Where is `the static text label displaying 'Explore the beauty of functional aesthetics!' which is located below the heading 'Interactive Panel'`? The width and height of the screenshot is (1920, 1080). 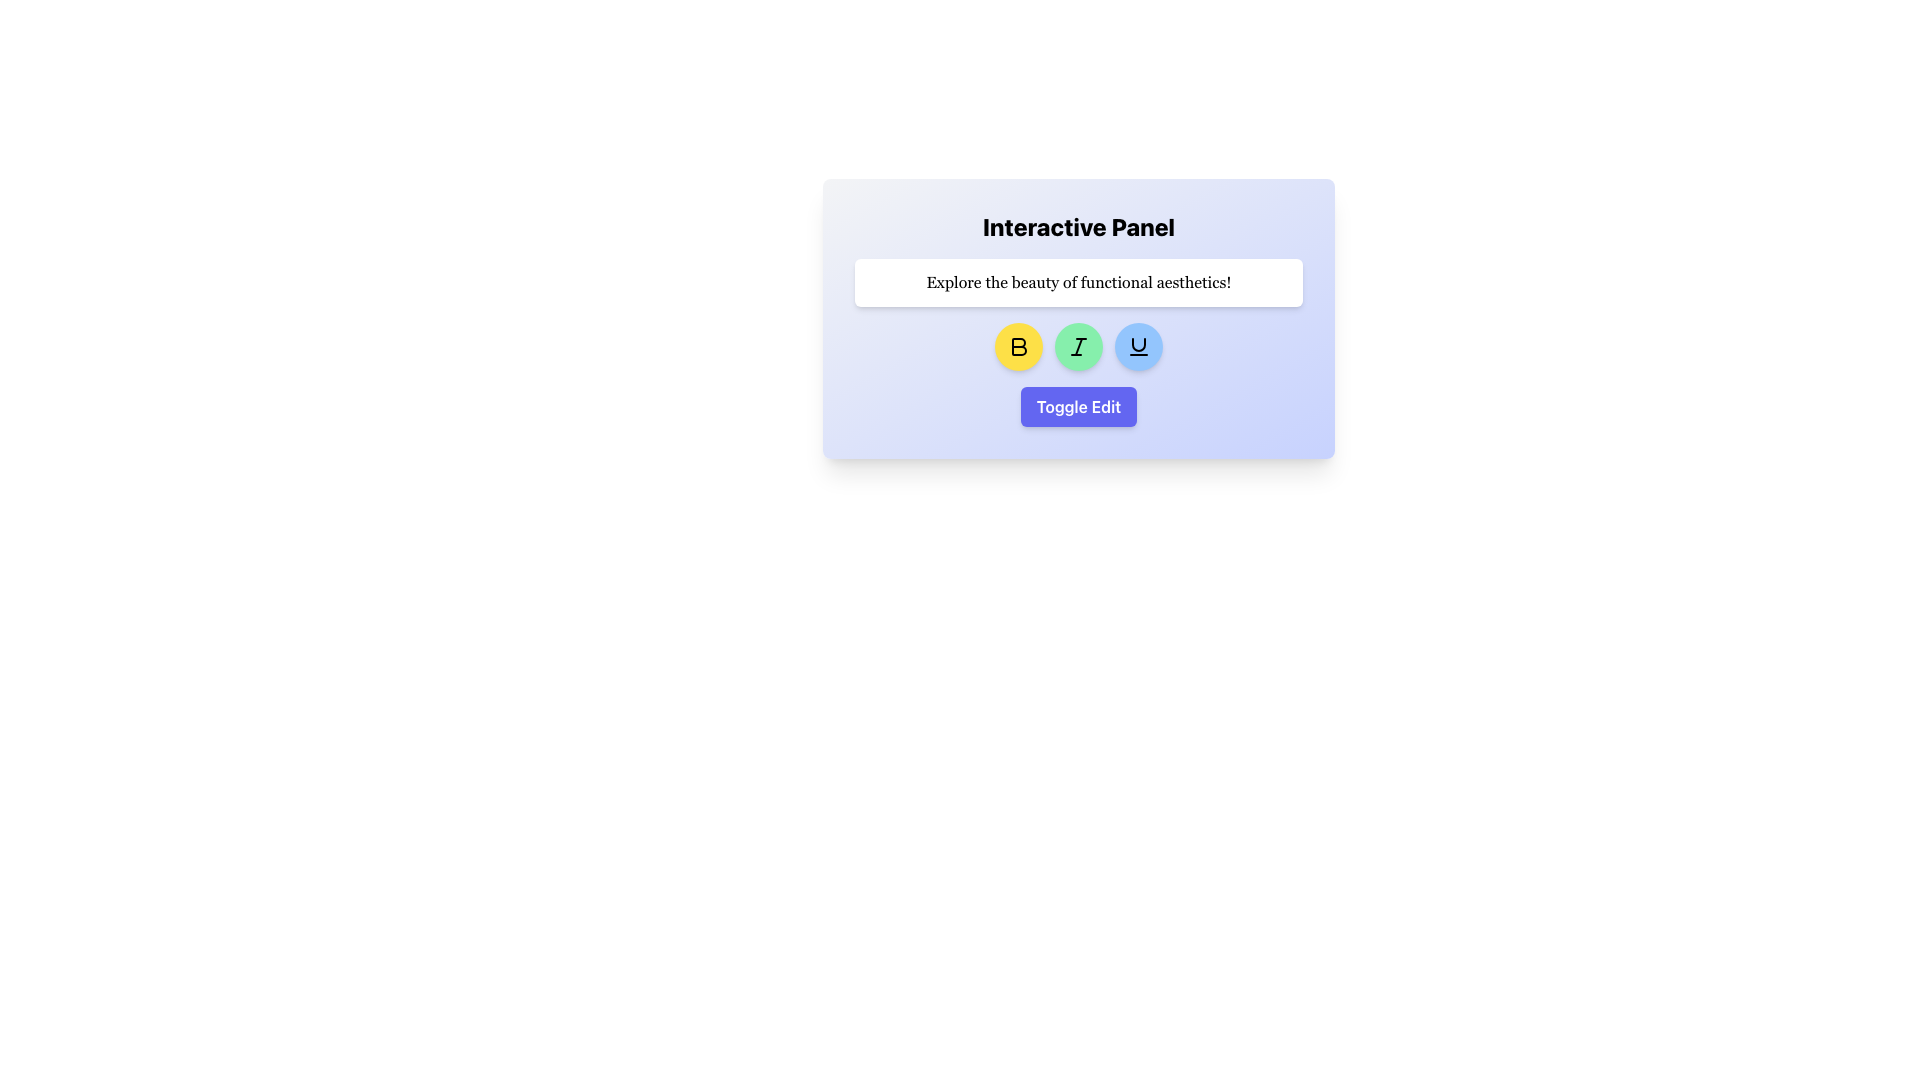
the static text label displaying 'Explore the beauty of functional aesthetics!' which is located below the heading 'Interactive Panel' is located at coordinates (1078, 282).